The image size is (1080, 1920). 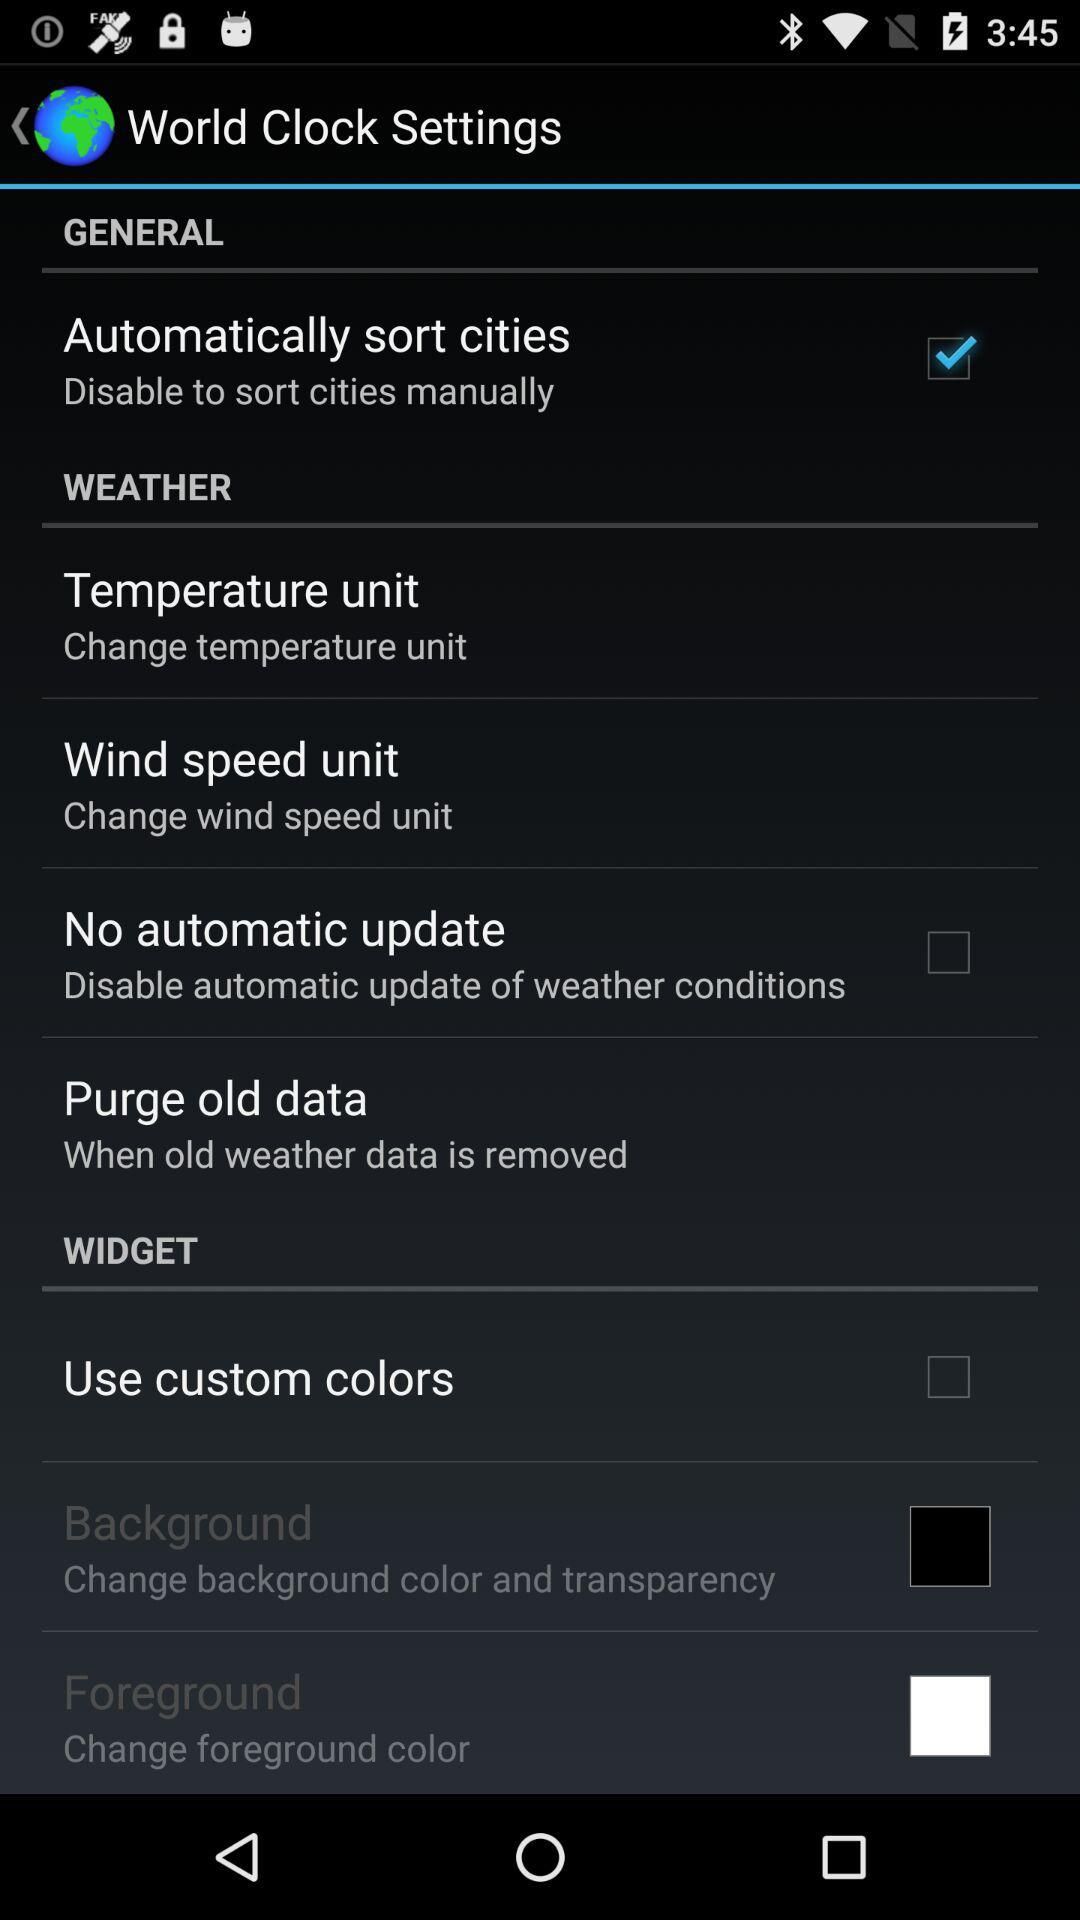 I want to click on the icon next to change background color icon, so click(x=949, y=1545).